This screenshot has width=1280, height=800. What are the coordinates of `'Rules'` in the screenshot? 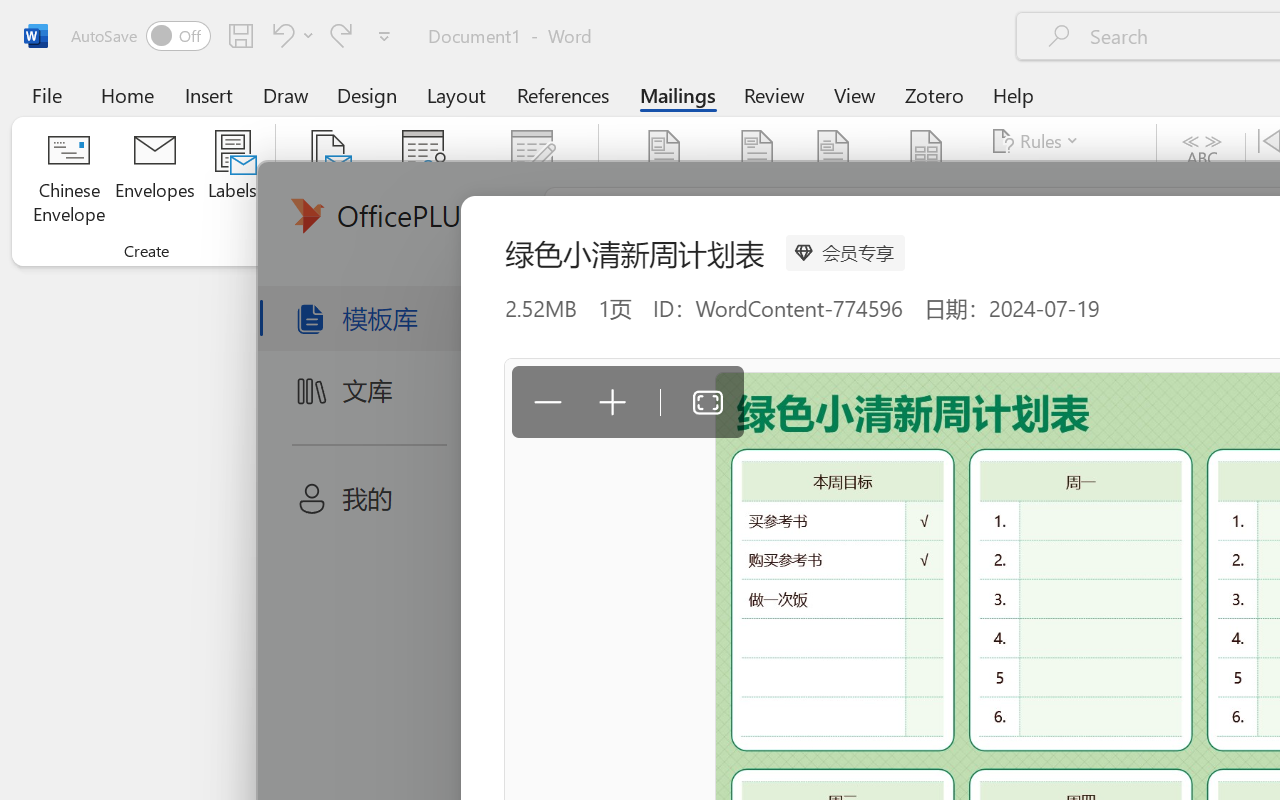 It's located at (1038, 141).